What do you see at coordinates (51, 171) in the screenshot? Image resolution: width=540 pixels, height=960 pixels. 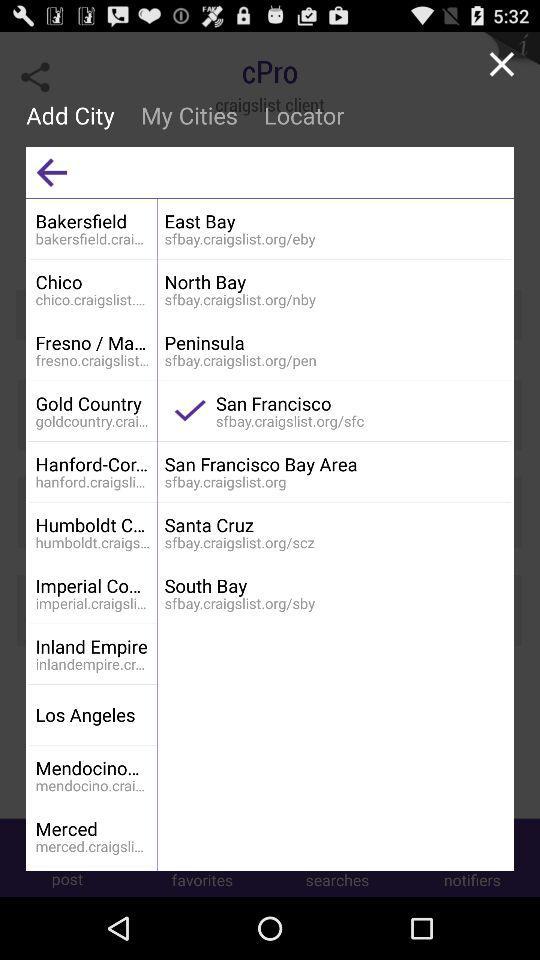 I see `the item next to the my cities item` at bounding box center [51, 171].